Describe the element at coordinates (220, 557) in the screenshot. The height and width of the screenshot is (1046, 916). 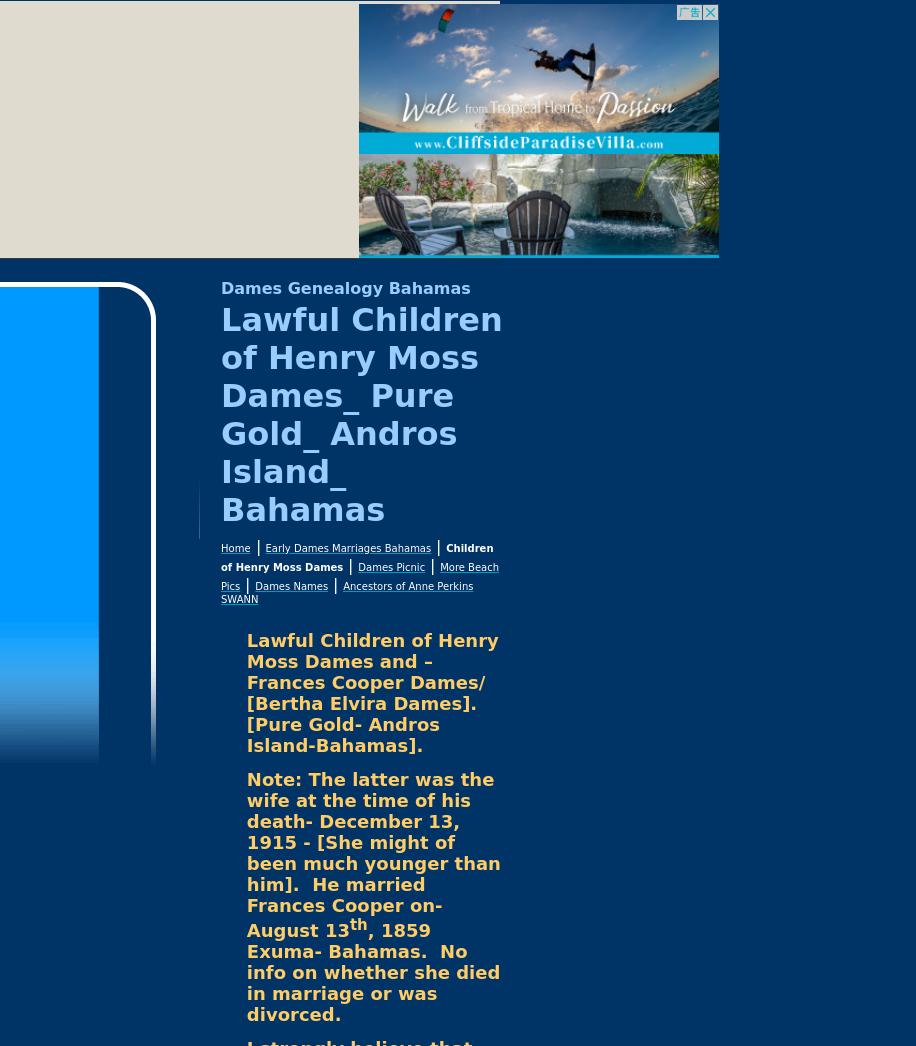
I see `'Children of Henry Moss Dames'` at that location.